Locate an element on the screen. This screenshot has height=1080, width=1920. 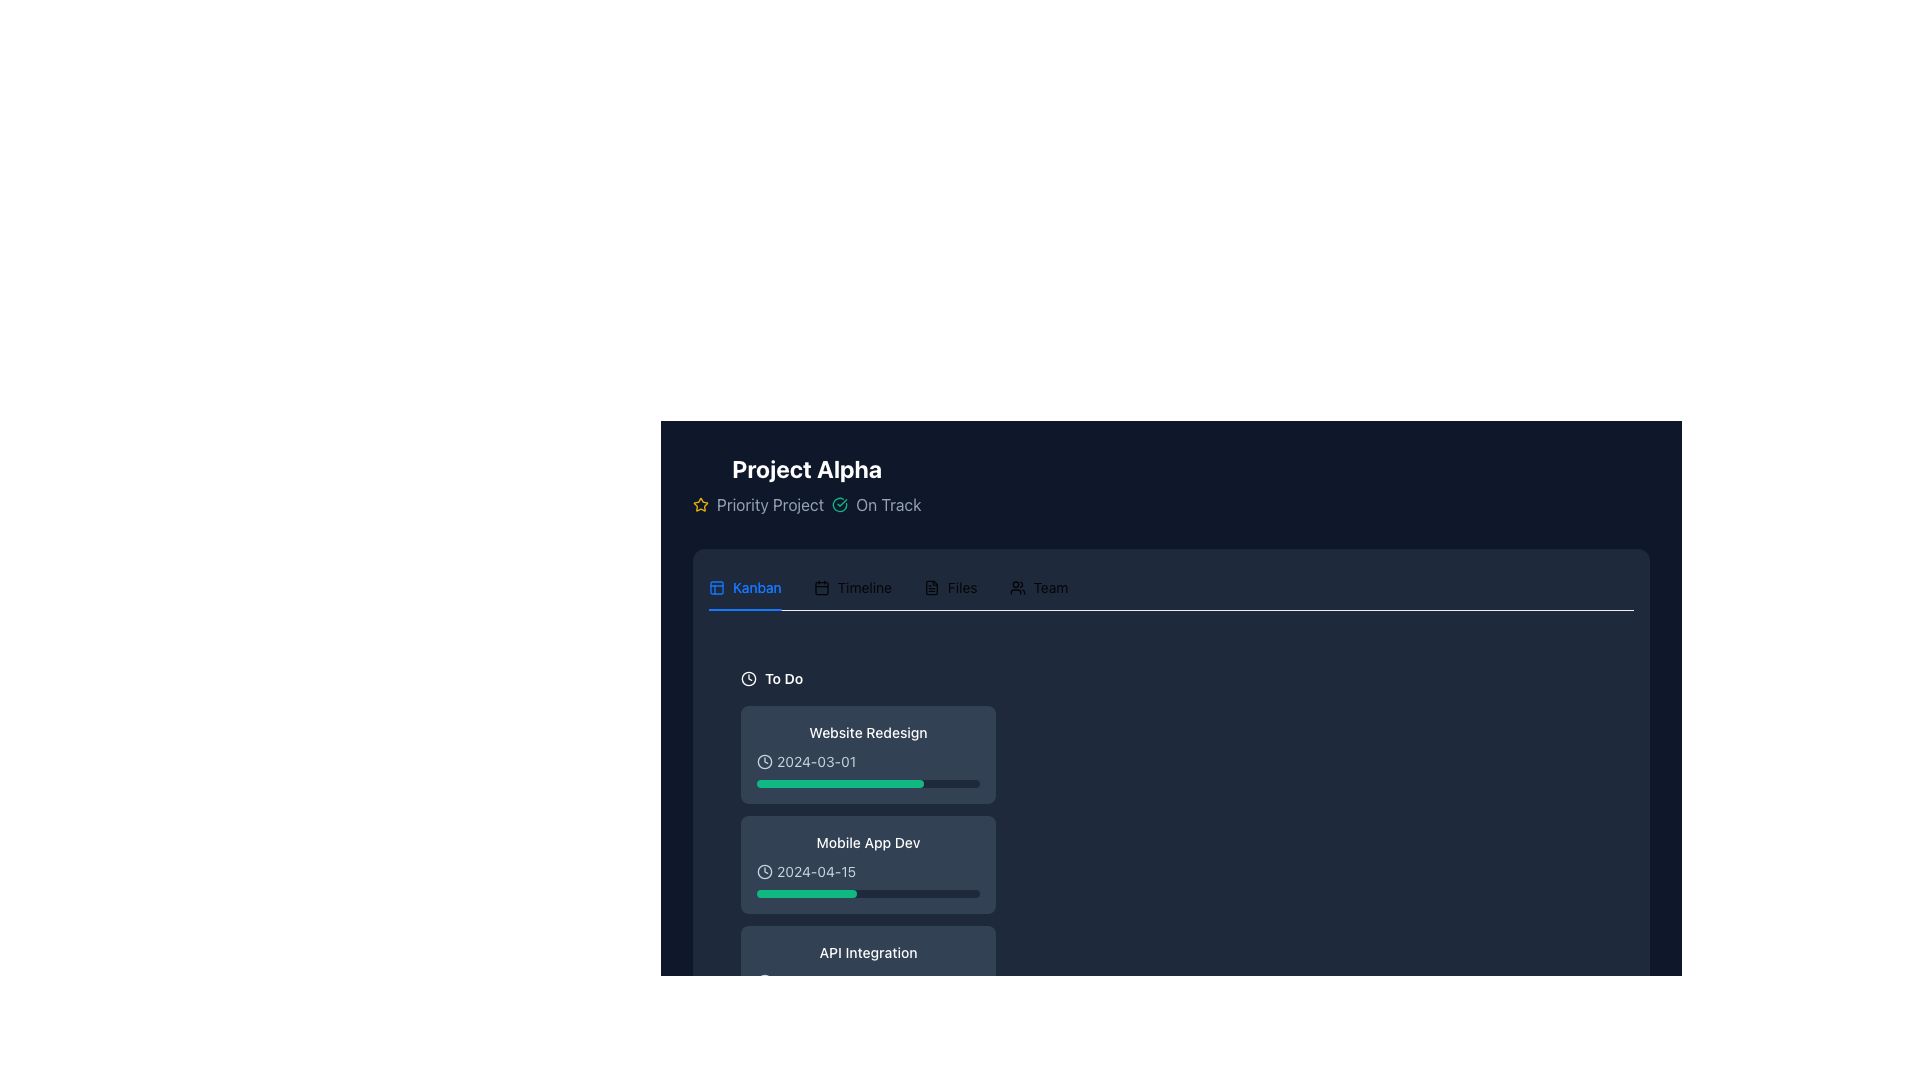
the status label indicating the current project status, located to the right of the 'Priority Project' text and a green checkmark symbol is located at coordinates (887, 504).